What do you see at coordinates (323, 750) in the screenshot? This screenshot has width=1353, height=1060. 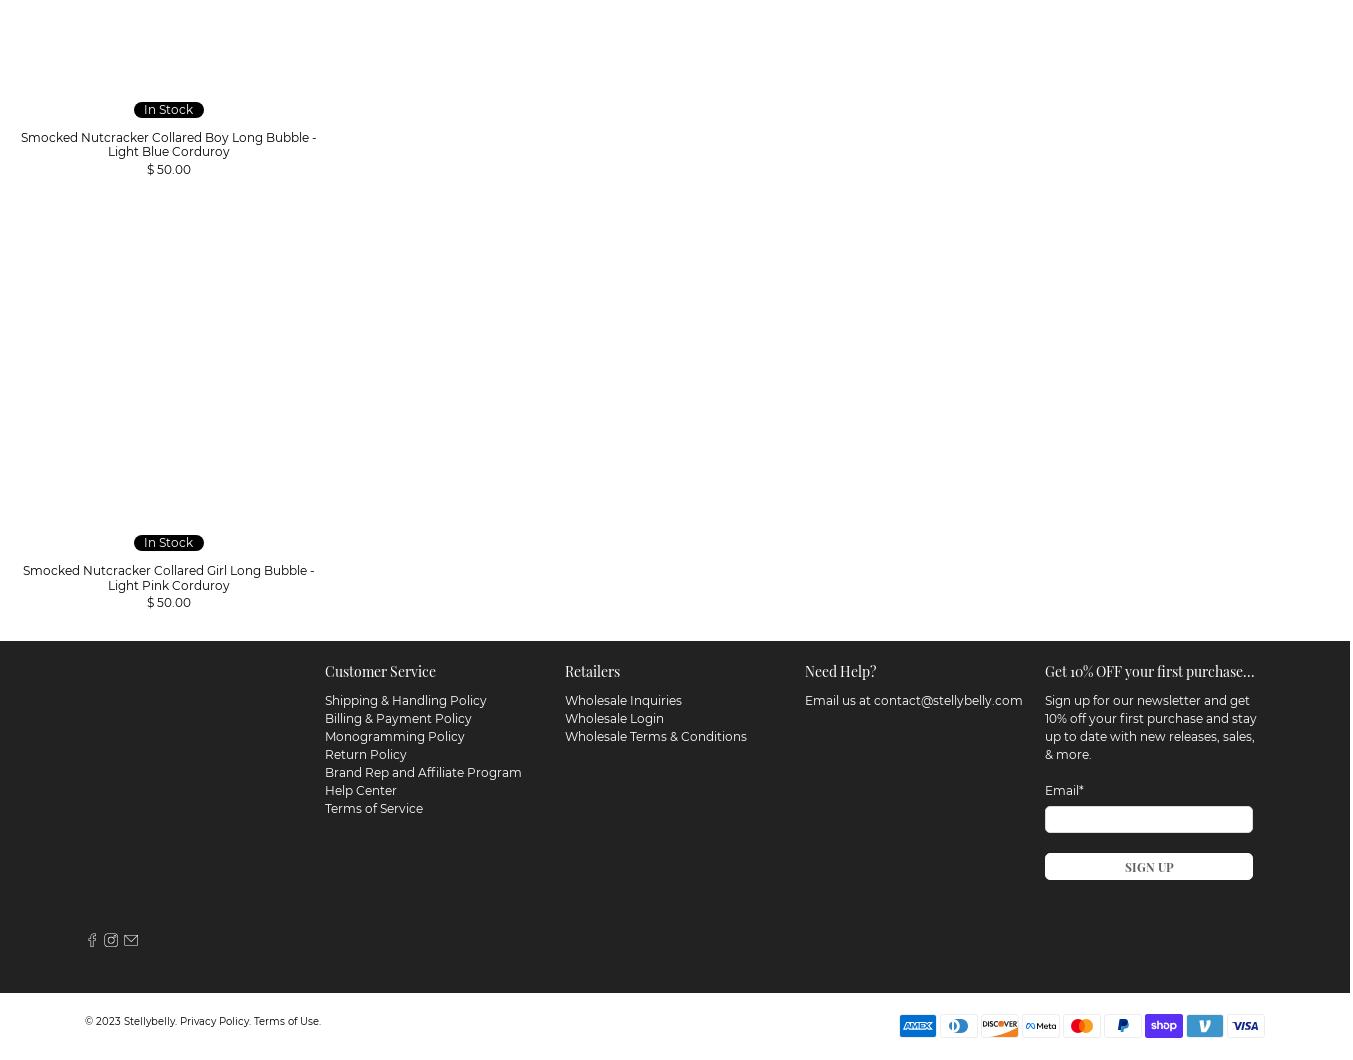 I see `'Return Policy'` at bounding box center [323, 750].